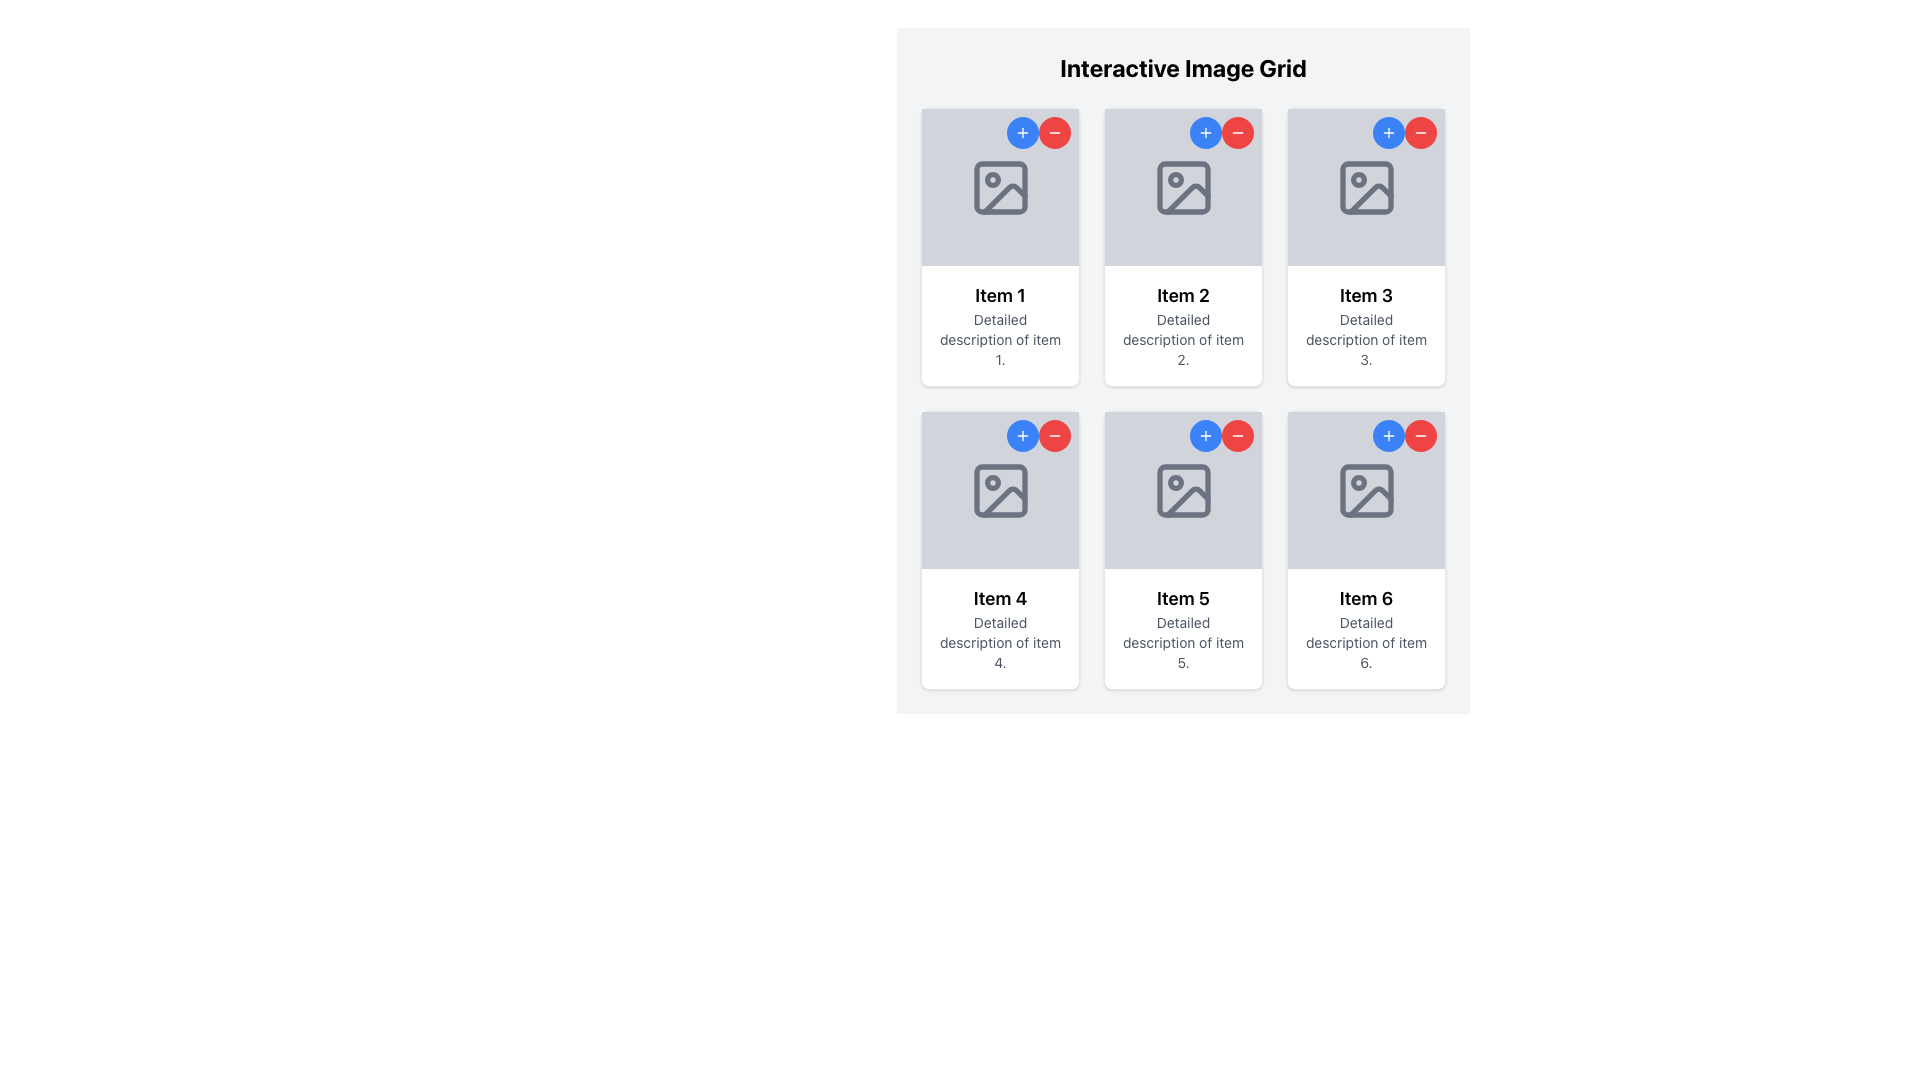 The height and width of the screenshot is (1080, 1920). Describe the element at coordinates (1022, 434) in the screenshot. I see `the blue circular button with a white '+' icon located in the top-right corner of the 'Item 4' card` at that location.